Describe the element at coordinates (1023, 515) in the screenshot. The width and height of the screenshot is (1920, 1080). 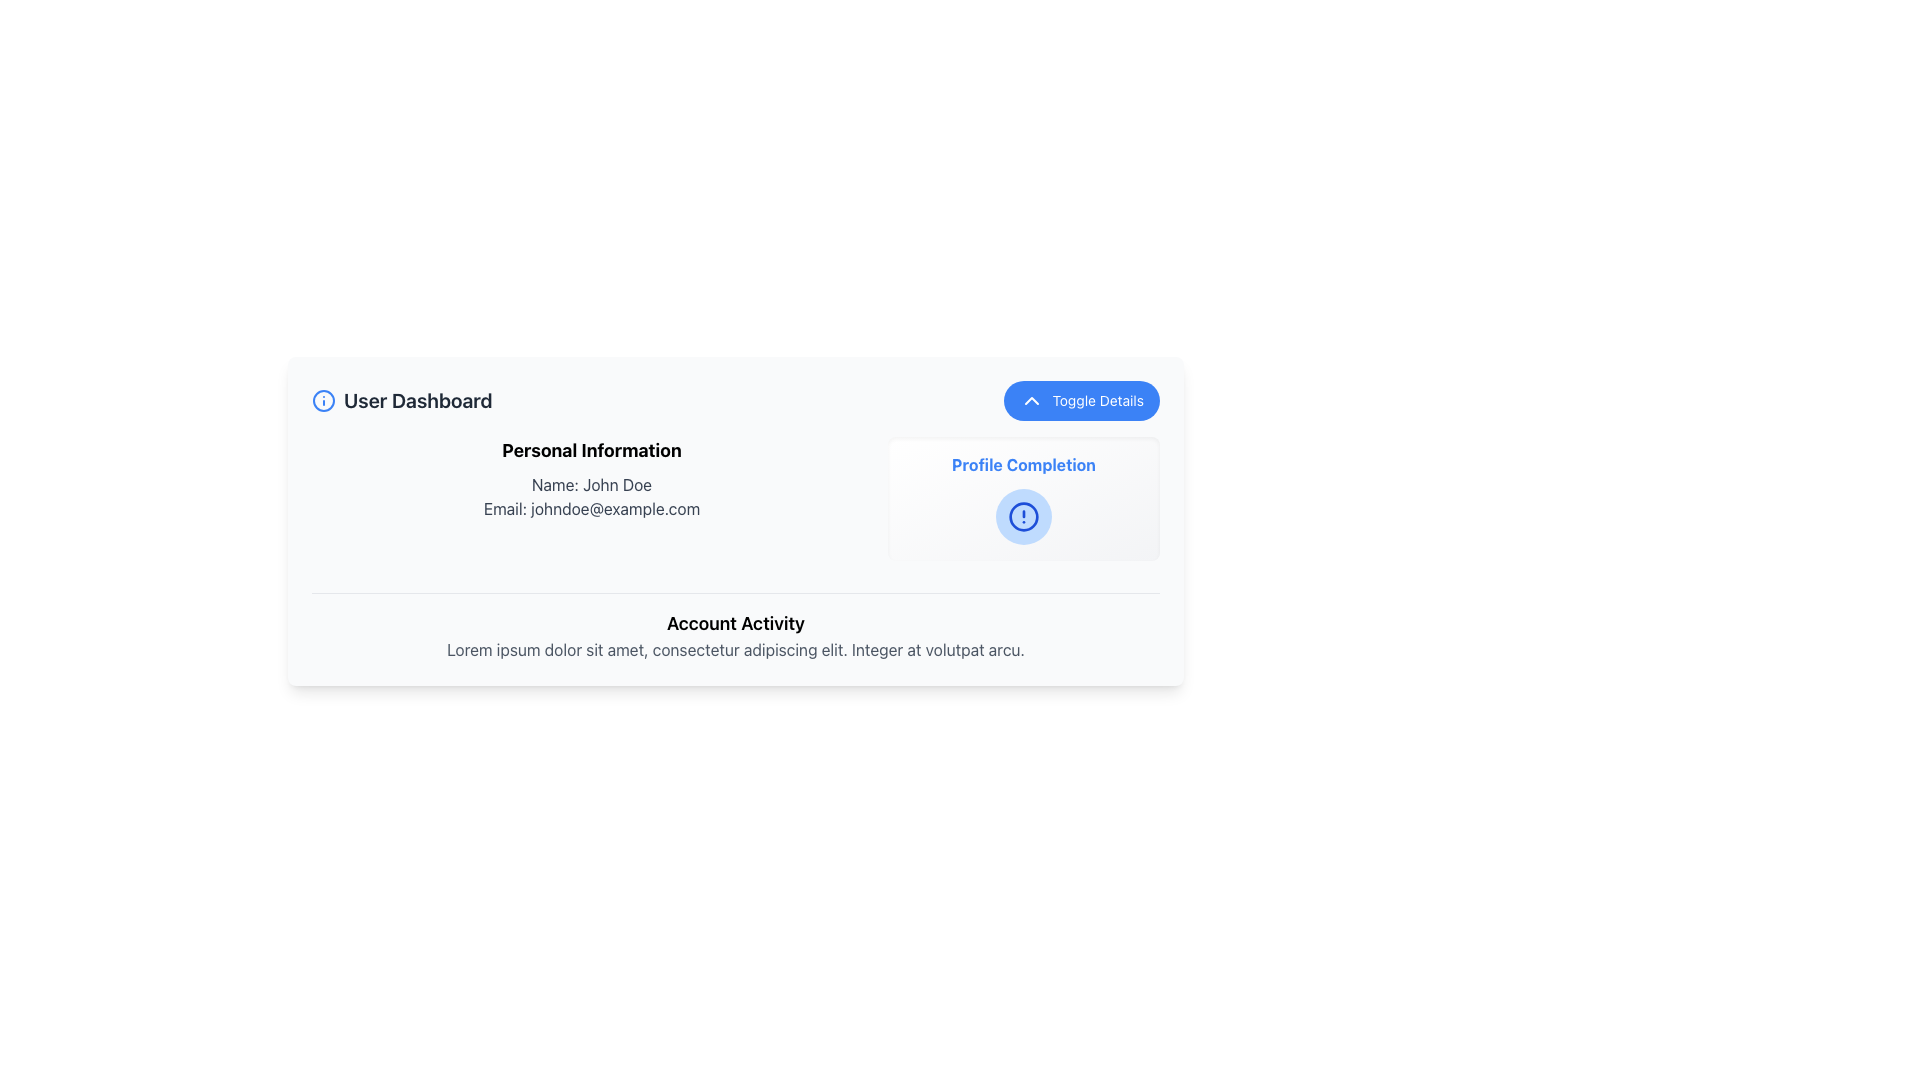
I see `the circular icon with a light blue background and dark blue border containing an exclamation mark, located in the 'Profile Completion' section` at that location.